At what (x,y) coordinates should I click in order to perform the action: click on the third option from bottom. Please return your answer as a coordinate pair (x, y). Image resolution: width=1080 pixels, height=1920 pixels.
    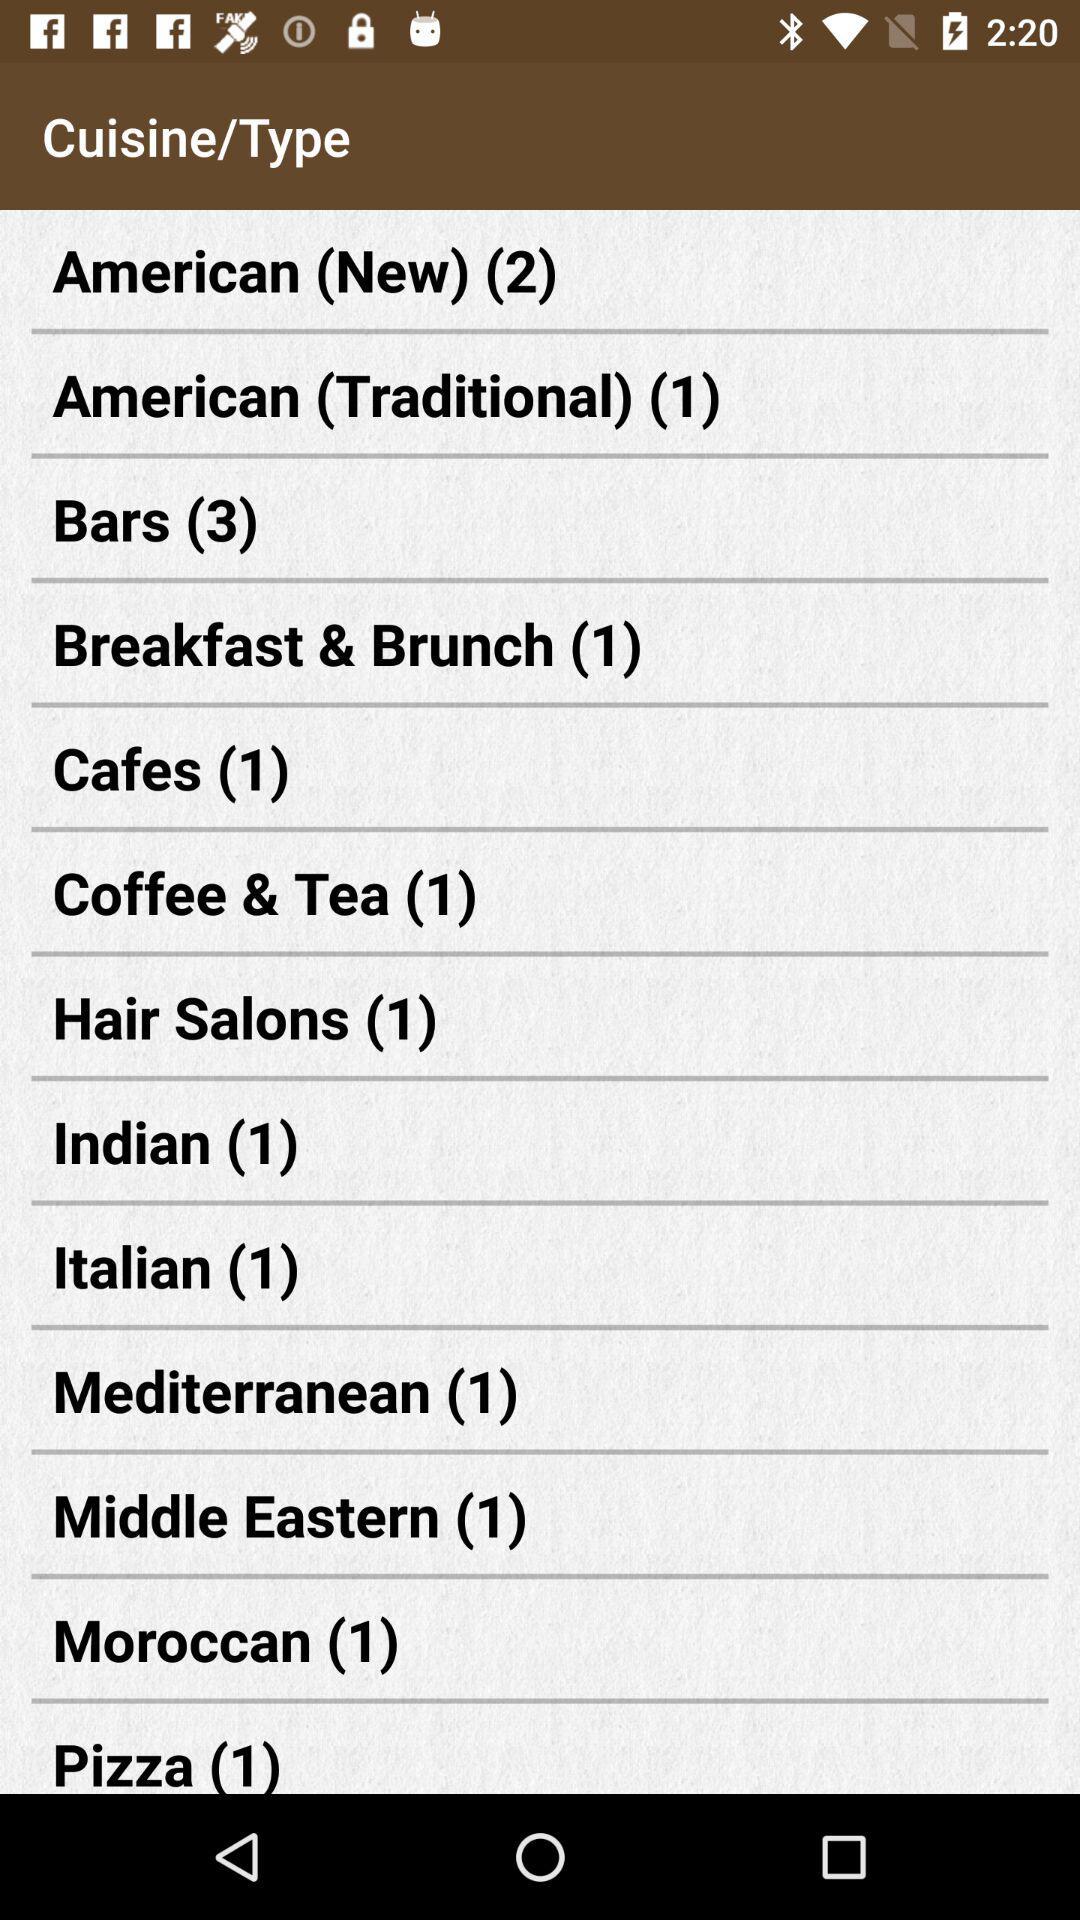
    Looking at the image, I should click on (540, 1514).